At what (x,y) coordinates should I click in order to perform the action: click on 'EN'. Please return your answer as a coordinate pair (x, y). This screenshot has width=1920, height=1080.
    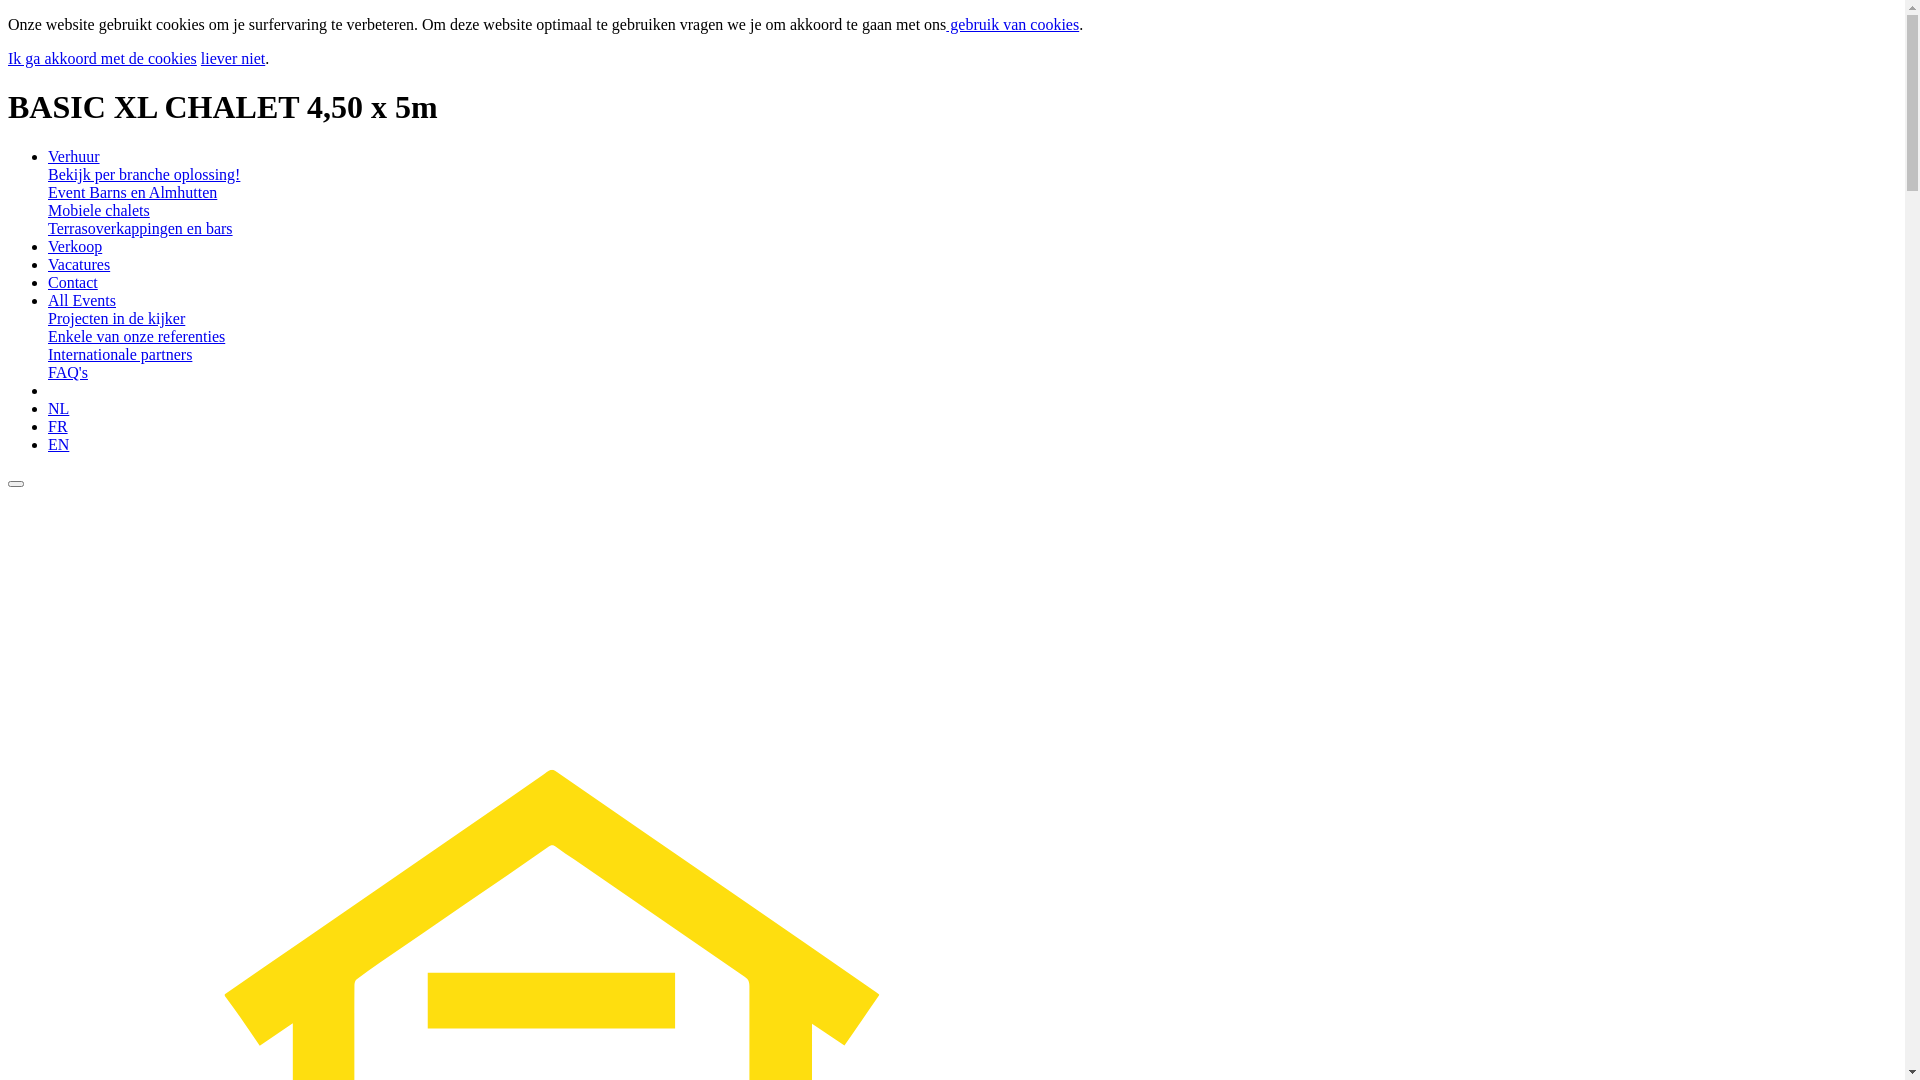
    Looking at the image, I should click on (58, 443).